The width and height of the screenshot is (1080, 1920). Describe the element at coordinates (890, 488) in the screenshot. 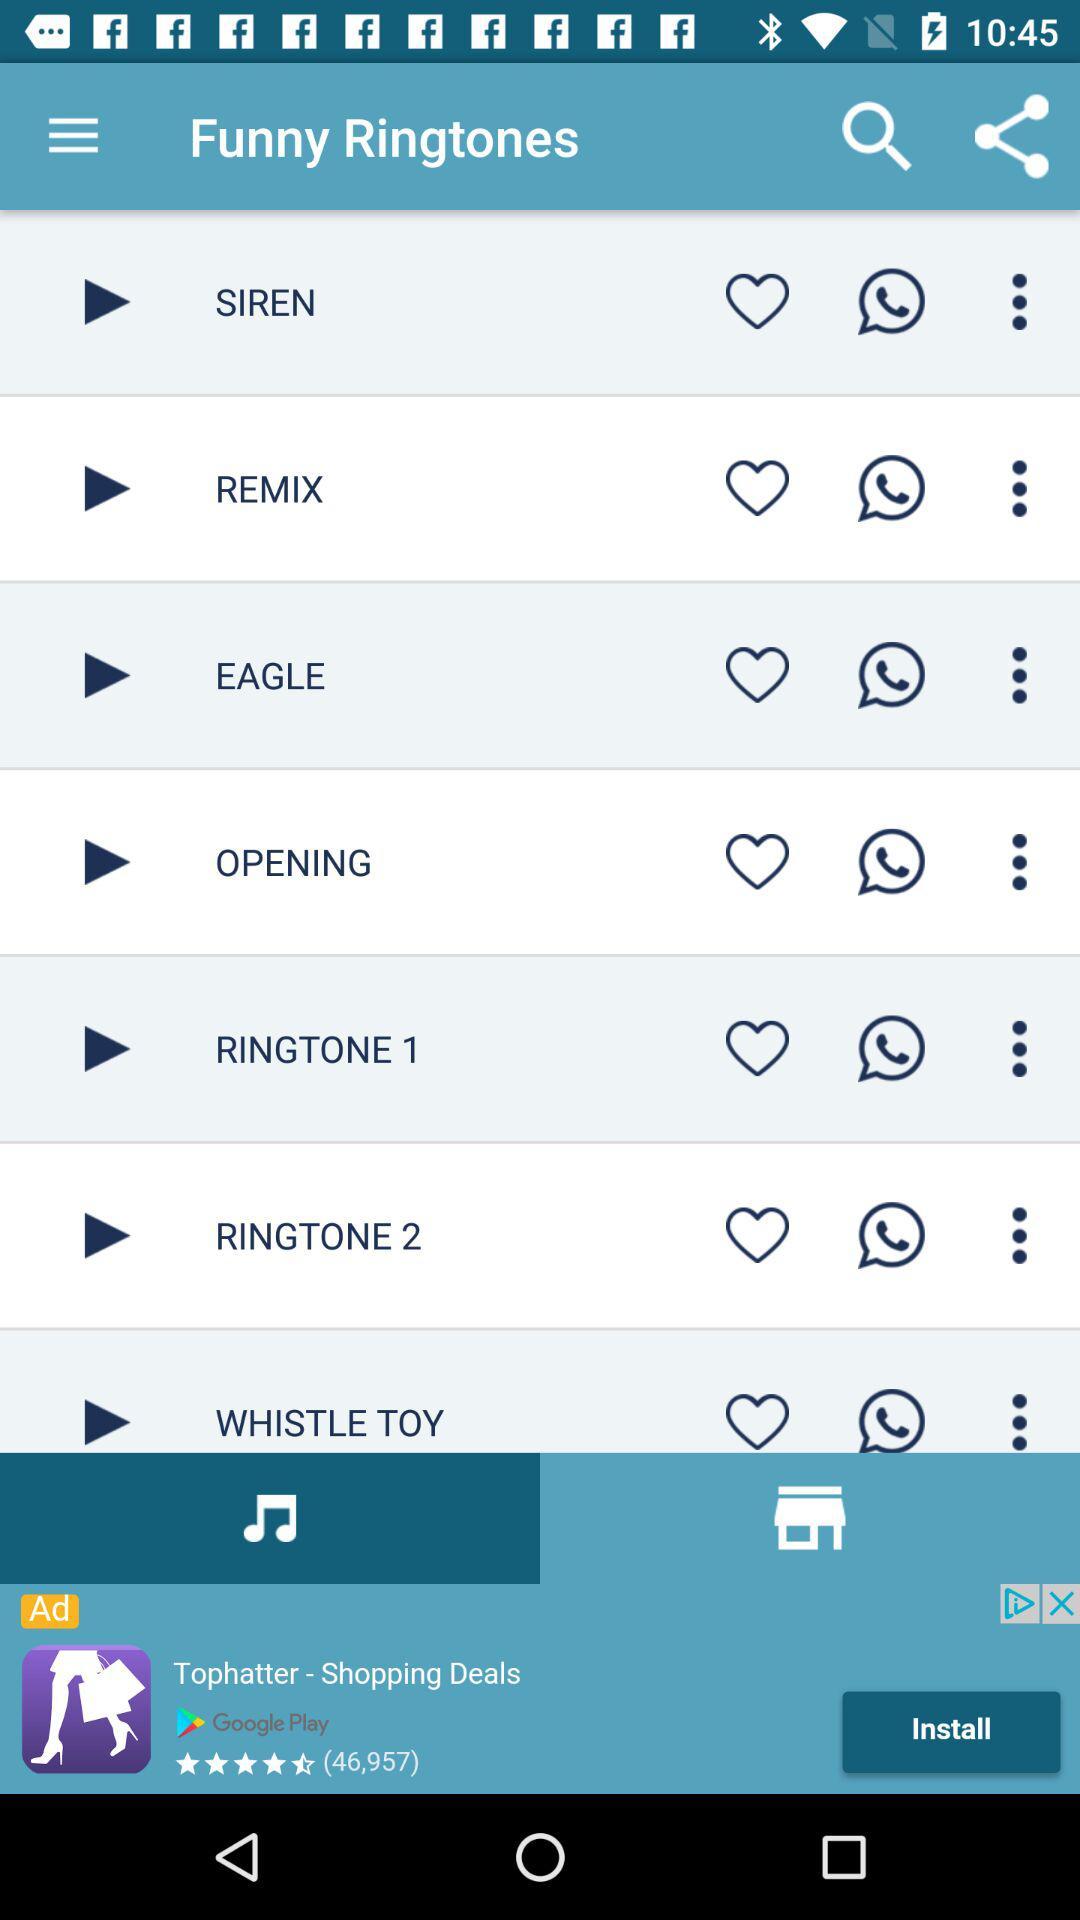

I see `initiate phone call` at that location.